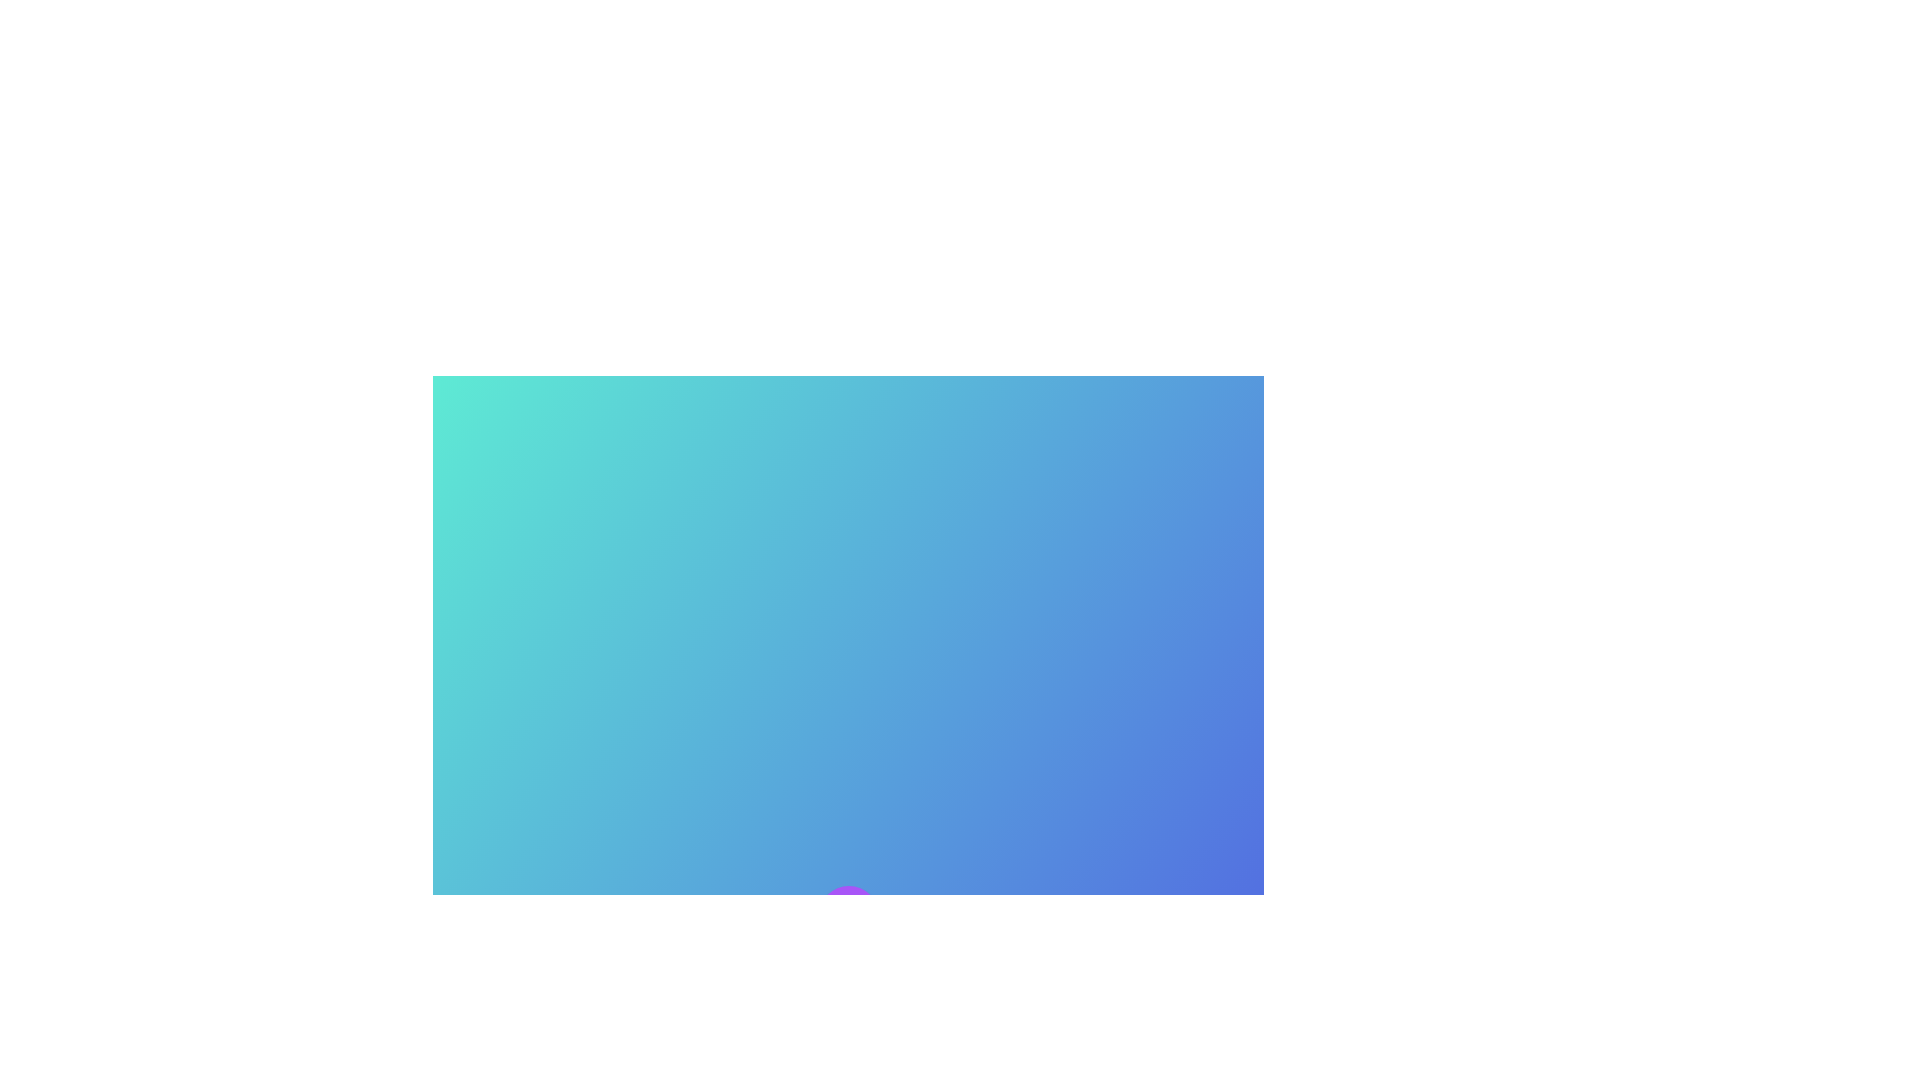 This screenshot has width=1920, height=1080. Describe the element at coordinates (848, 915) in the screenshot. I see `the toggle button to open or close the menu` at that location.